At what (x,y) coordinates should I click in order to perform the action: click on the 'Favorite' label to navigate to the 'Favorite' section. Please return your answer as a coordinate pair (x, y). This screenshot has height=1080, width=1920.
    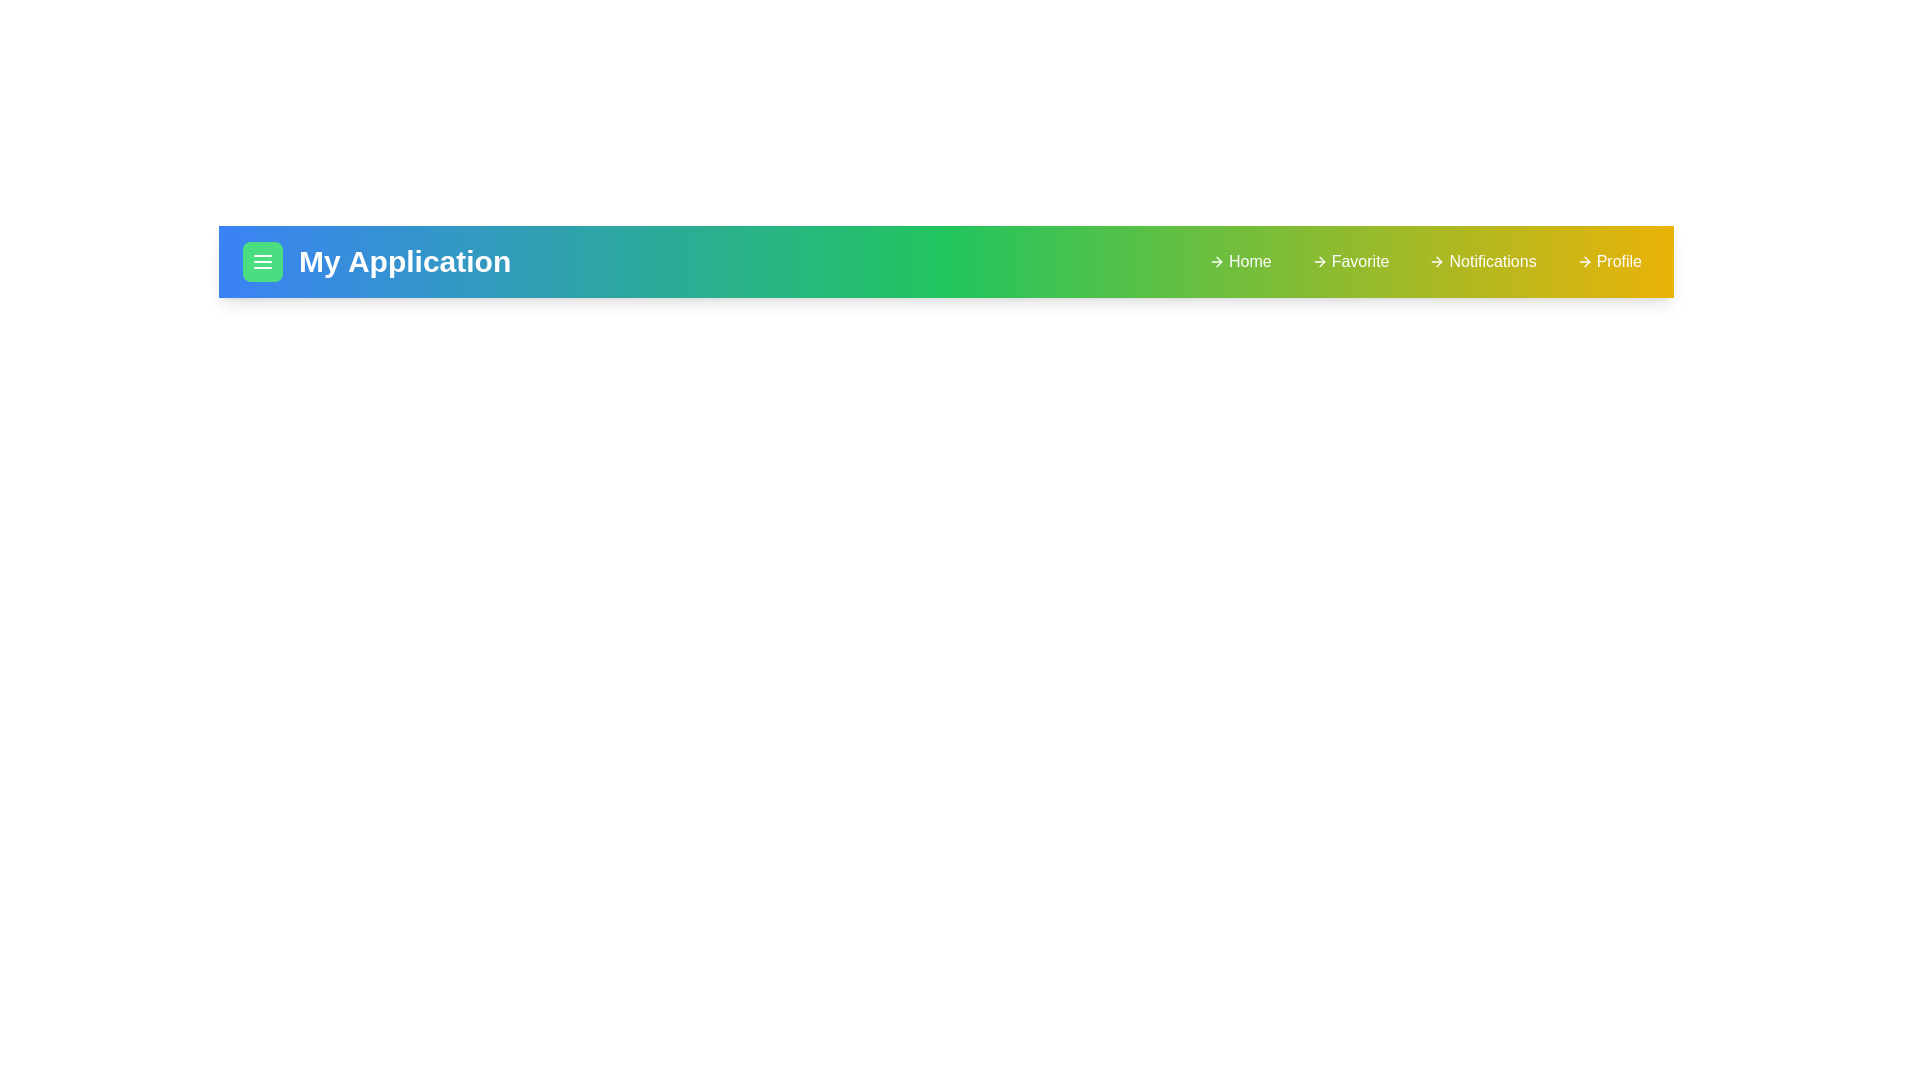
    Looking at the image, I should click on (1350, 261).